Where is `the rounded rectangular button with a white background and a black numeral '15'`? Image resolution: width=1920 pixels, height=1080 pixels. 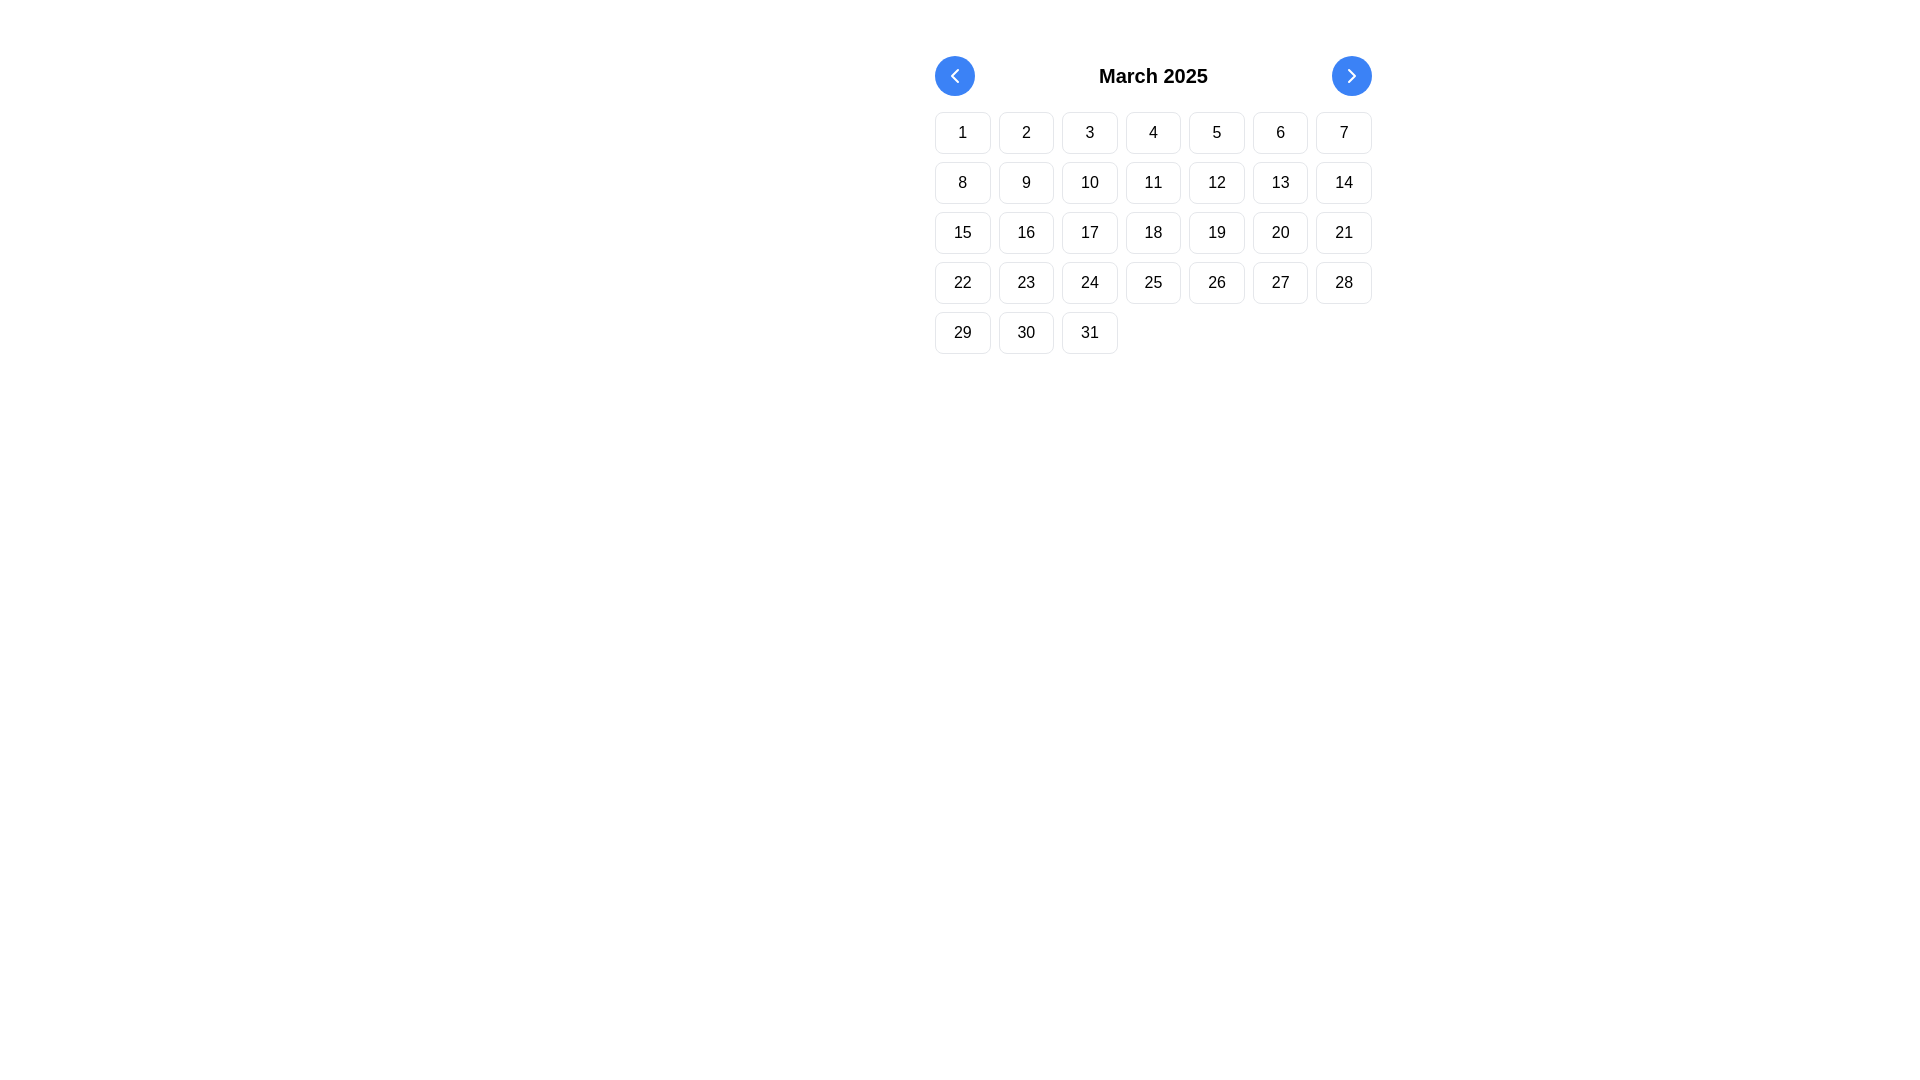
the rounded rectangular button with a white background and a black numeral '15' is located at coordinates (962, 231).